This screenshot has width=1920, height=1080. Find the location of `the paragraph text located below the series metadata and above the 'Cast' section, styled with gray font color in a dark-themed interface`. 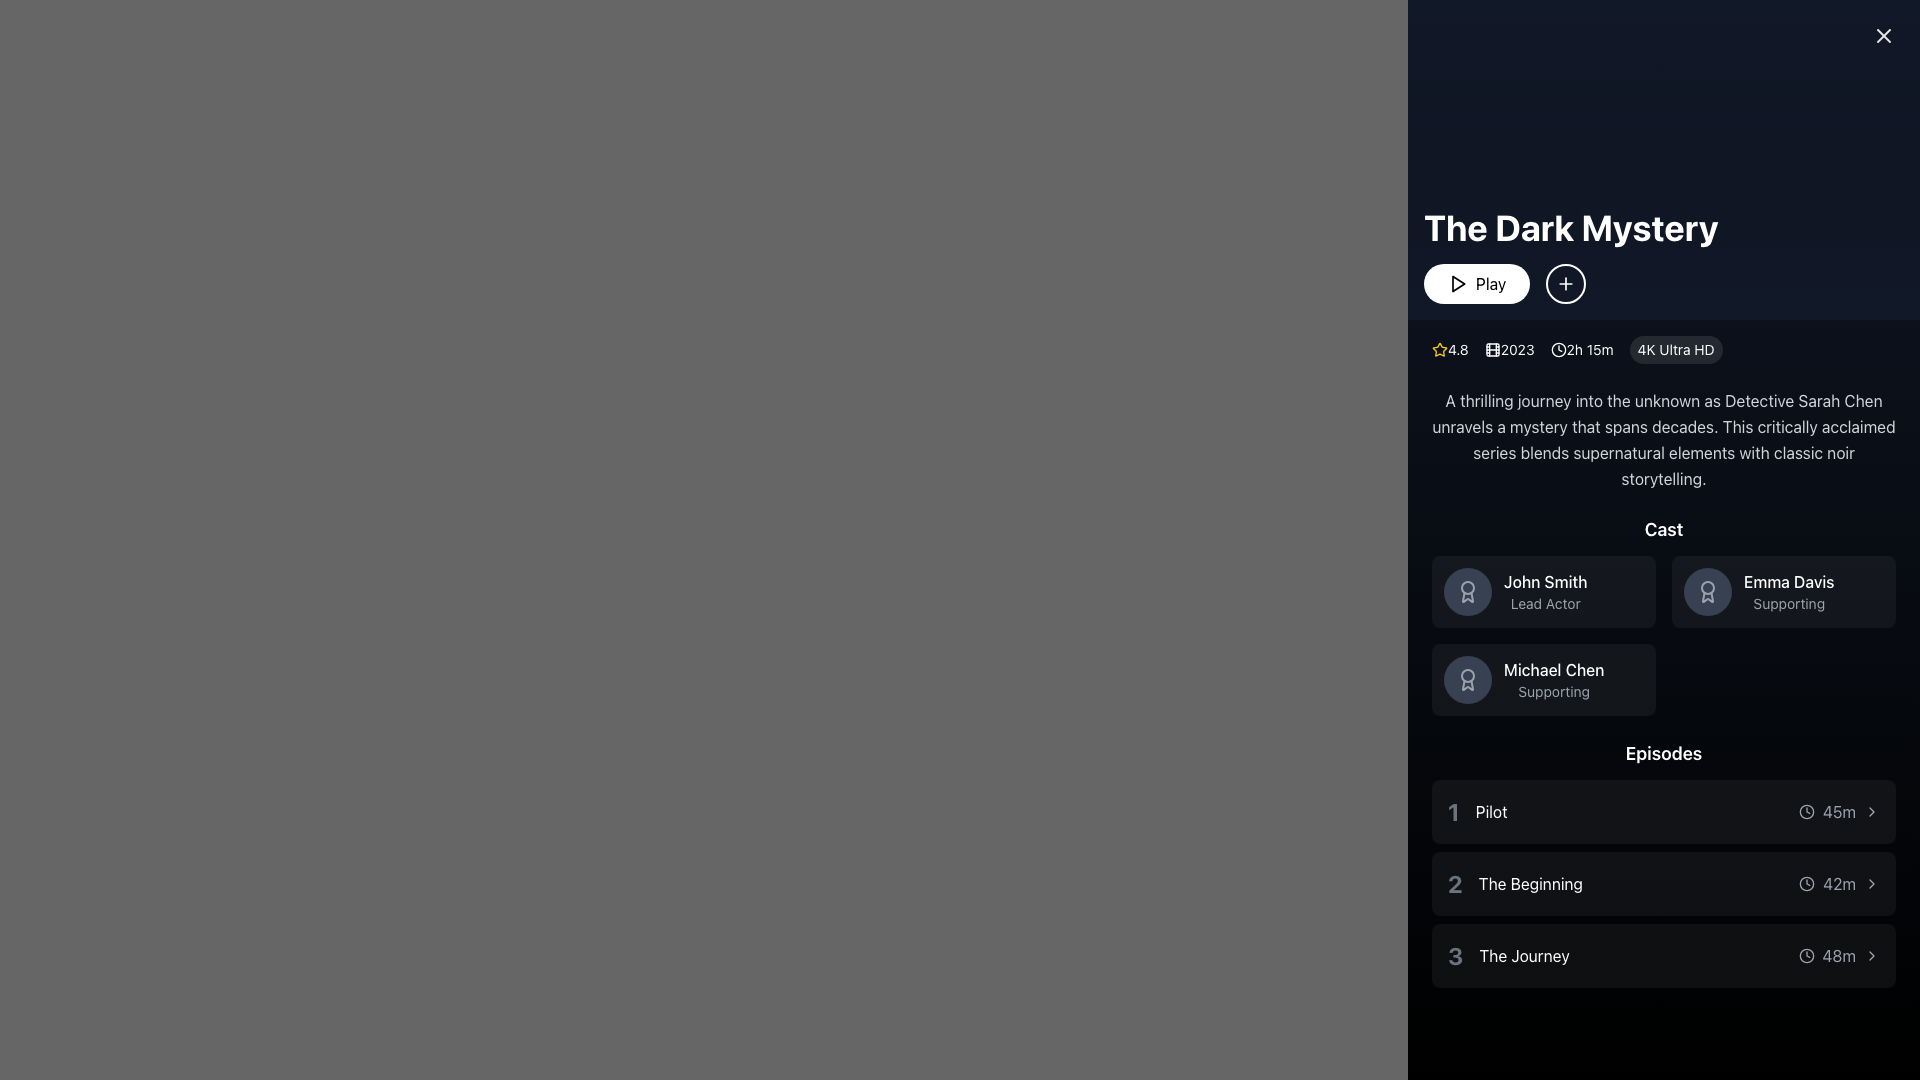

the paragraph text located below the series metadata and above the 'Cast' section, styled with gray font color in a dark-themed interface is located at coordinates (1664, 438).